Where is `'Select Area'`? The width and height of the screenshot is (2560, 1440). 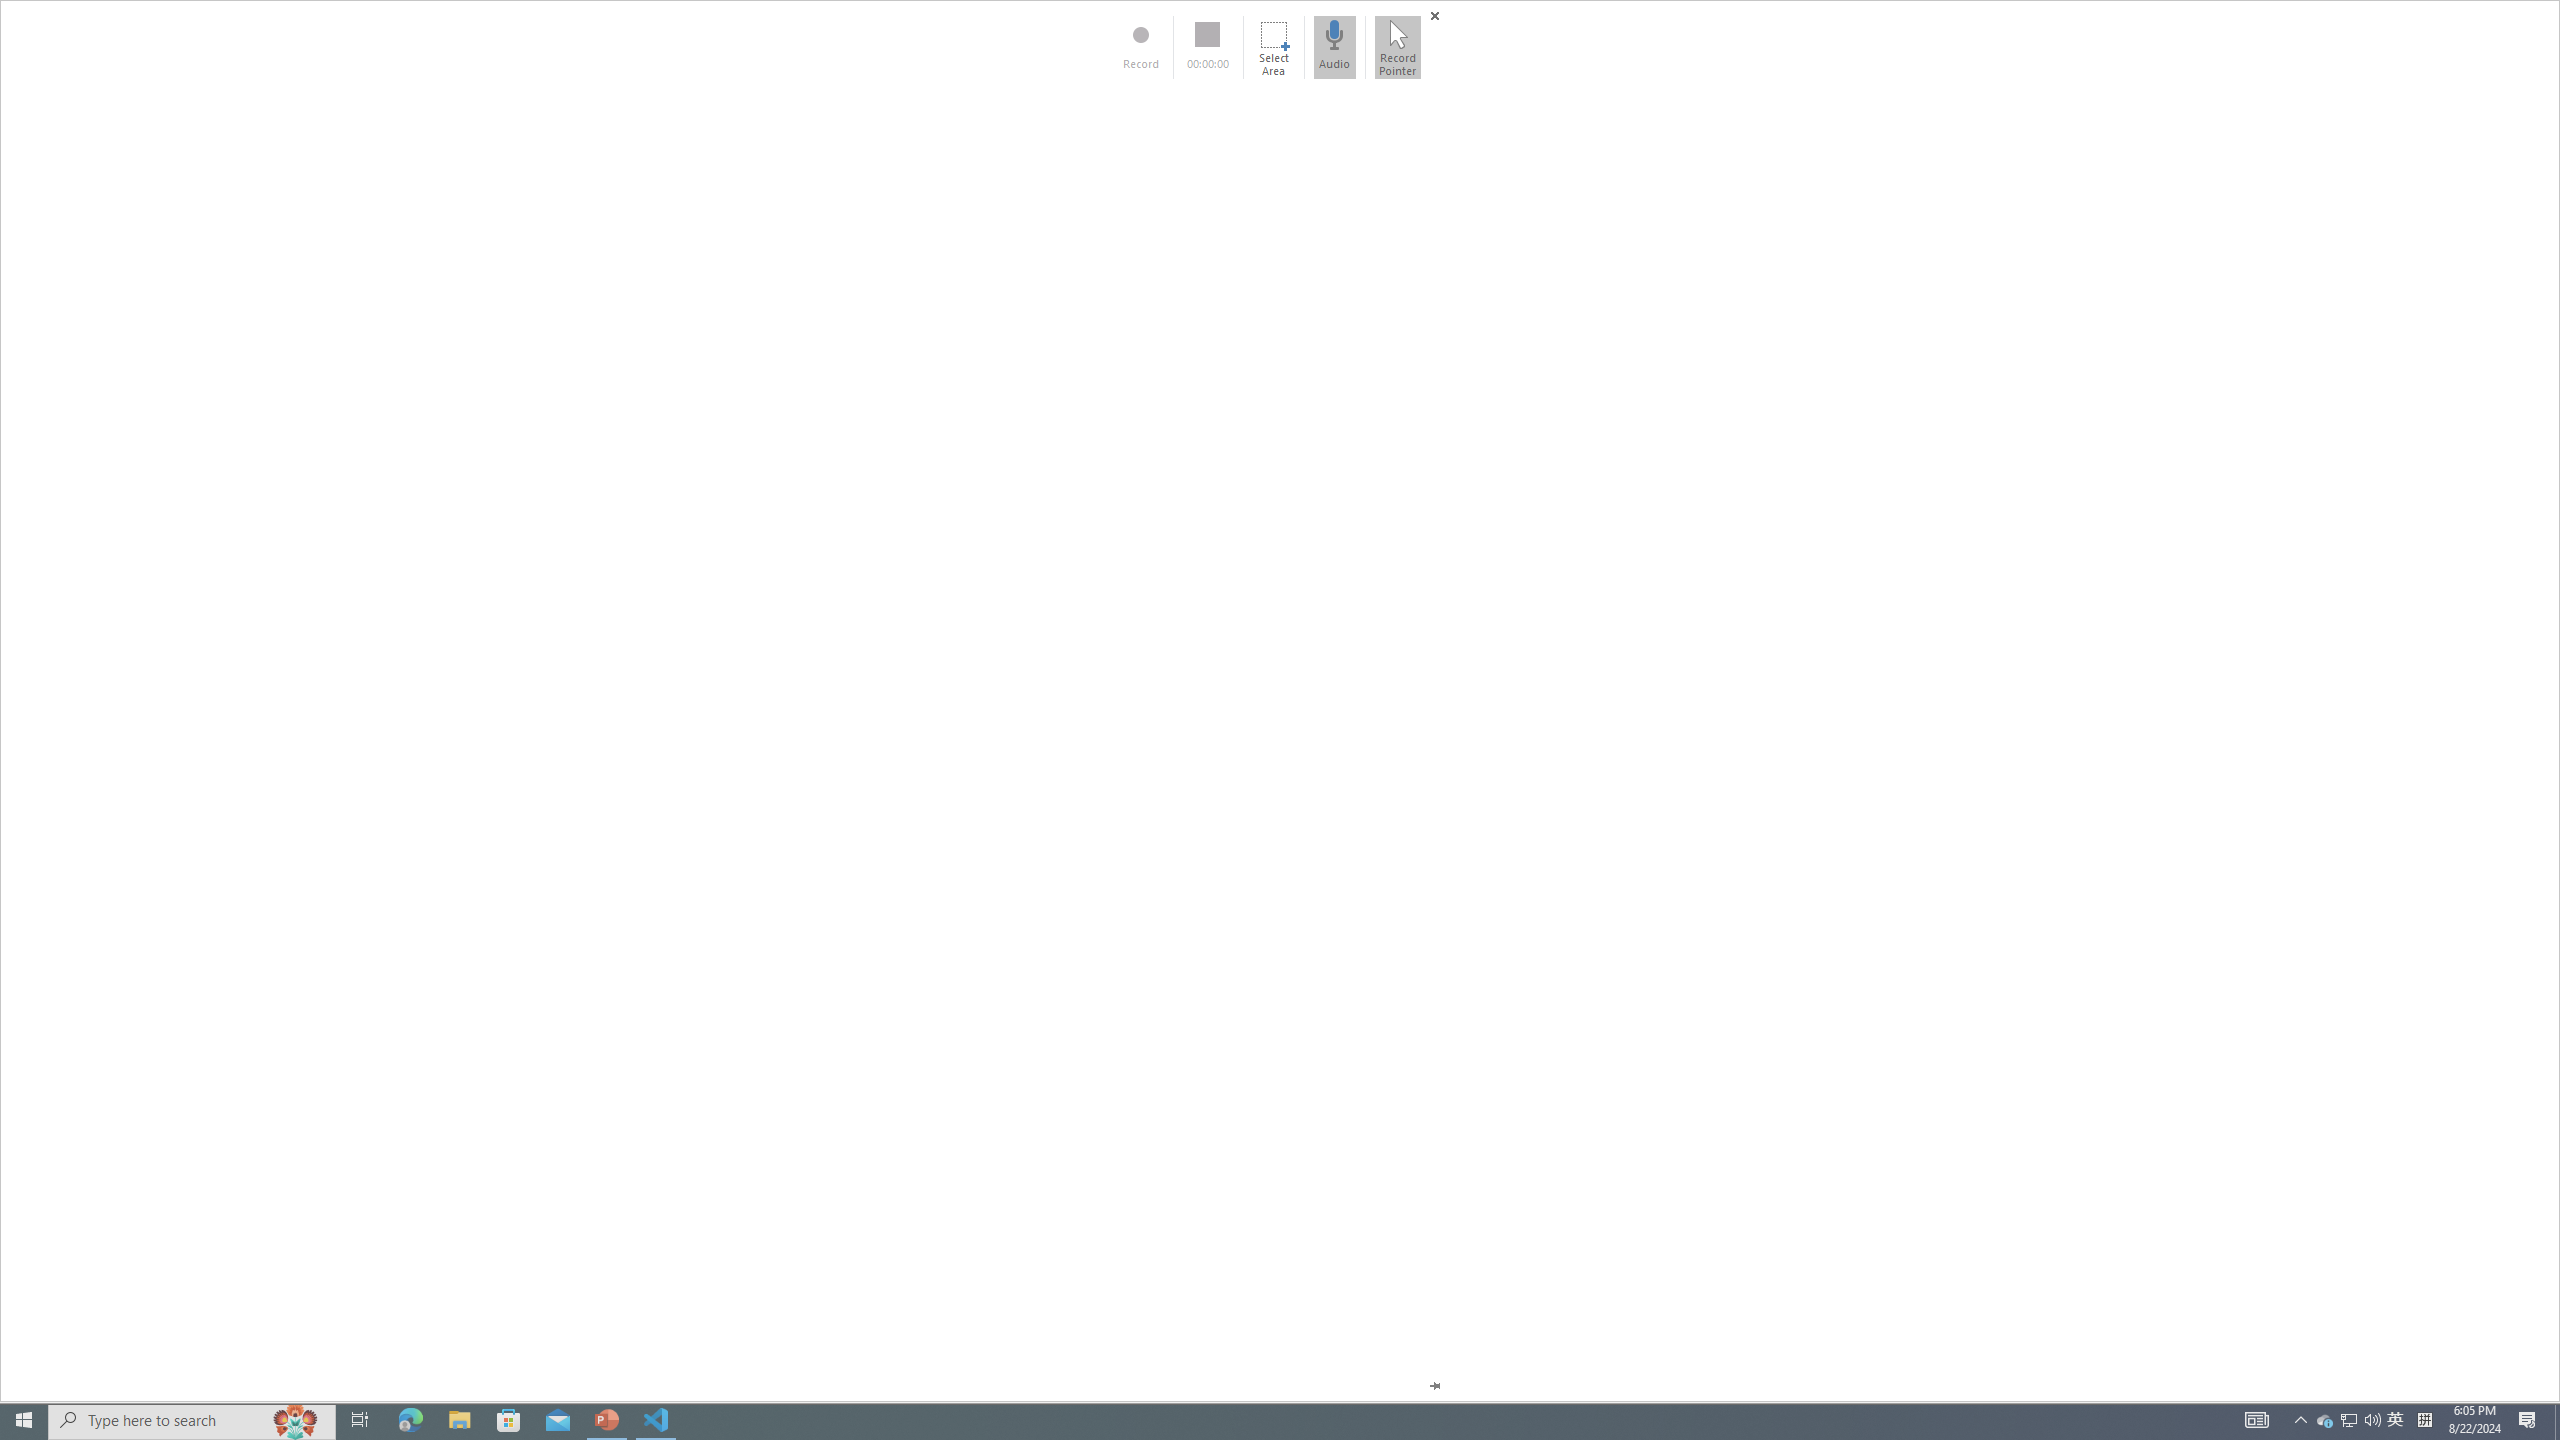 'Select Area' is located at coordinates (1272, 46).